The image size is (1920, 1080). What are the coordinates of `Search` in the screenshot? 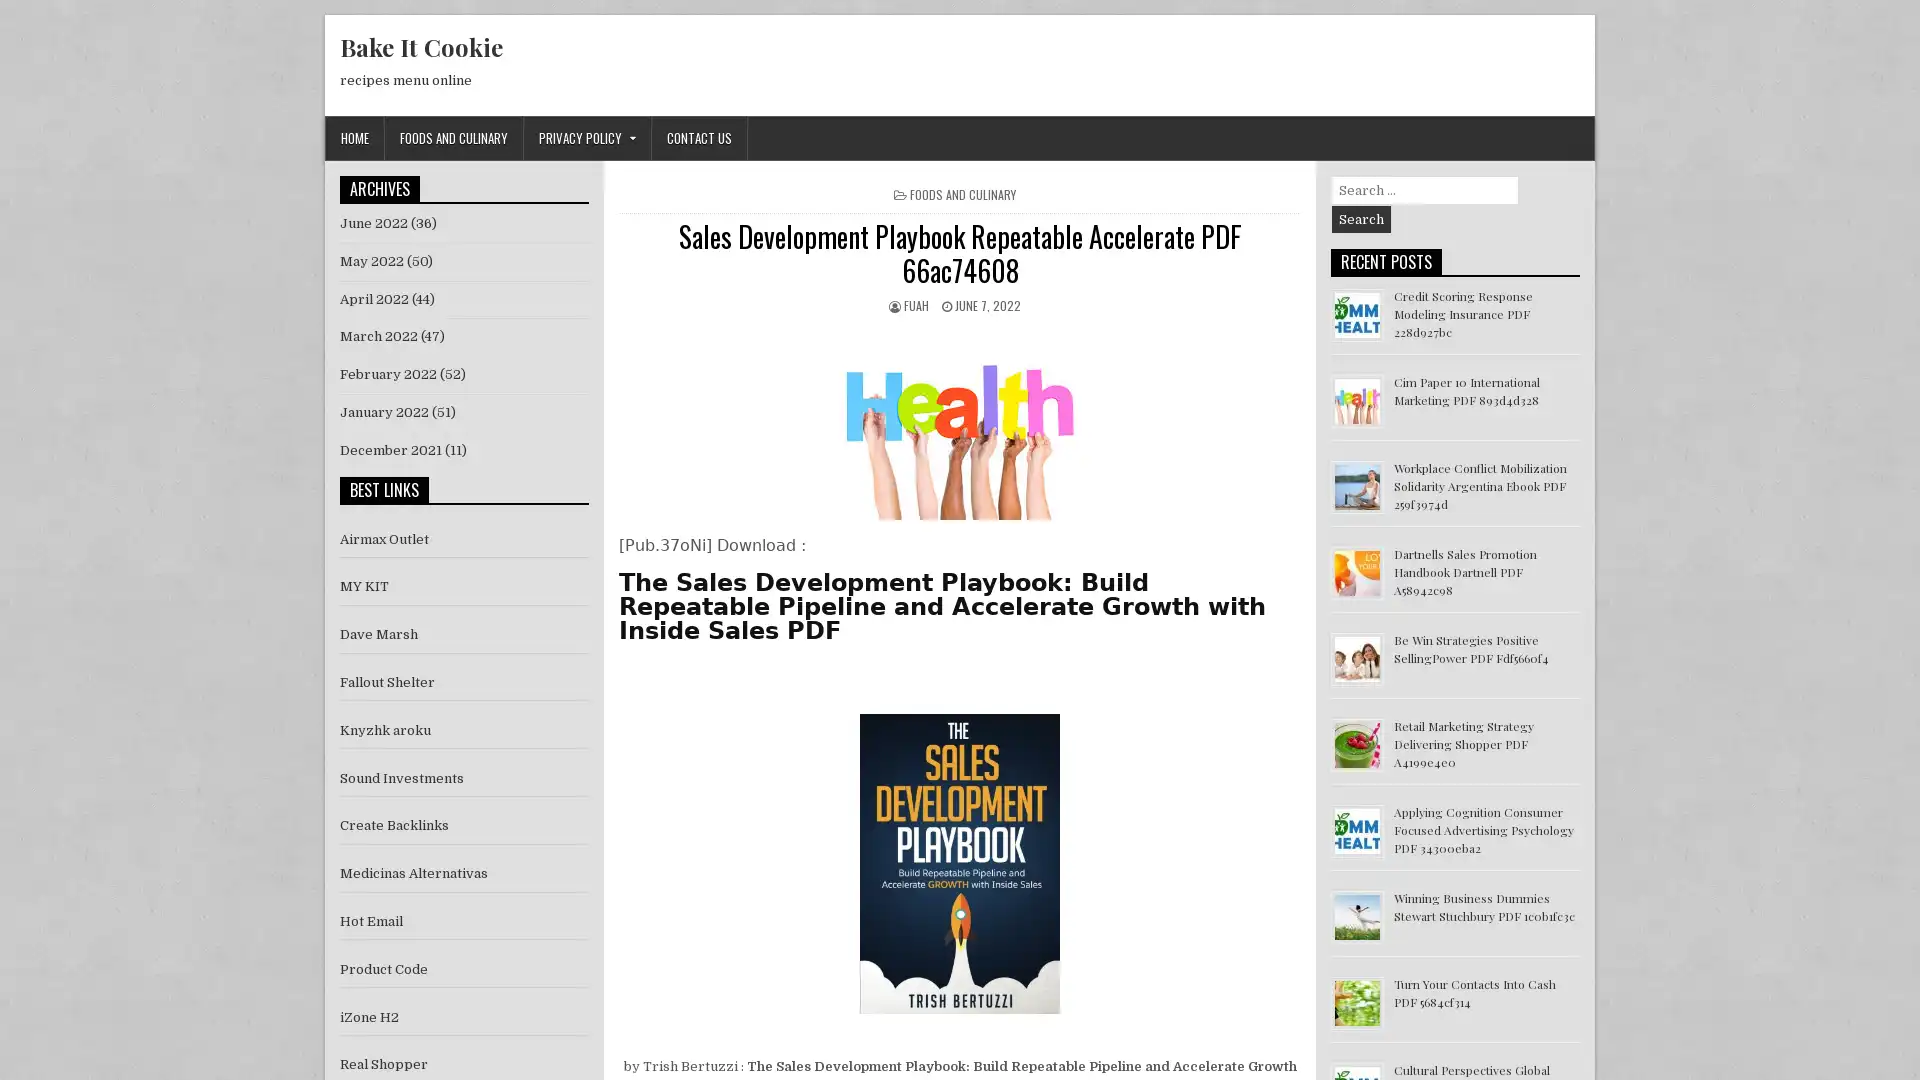 It's located at (1360, 219).